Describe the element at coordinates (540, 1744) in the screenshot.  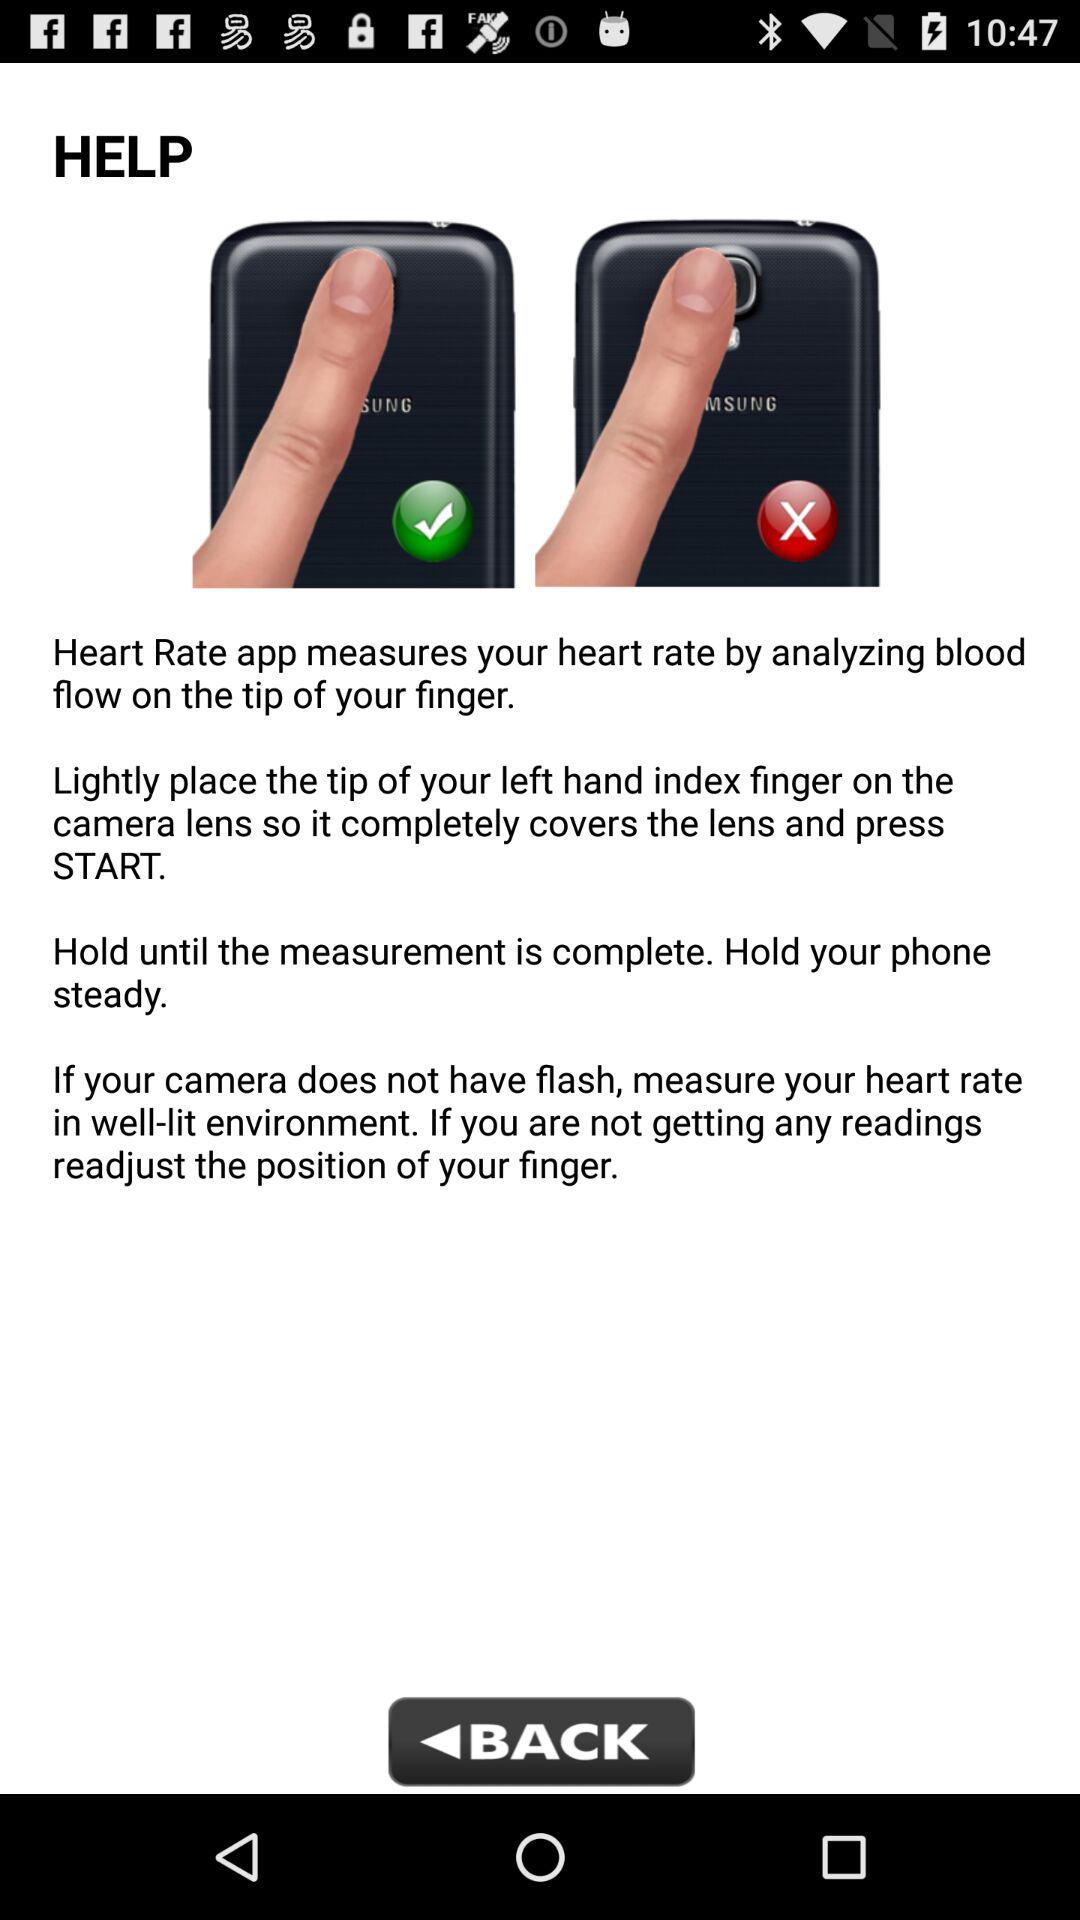
I see `icon below heart rate app` at that location.